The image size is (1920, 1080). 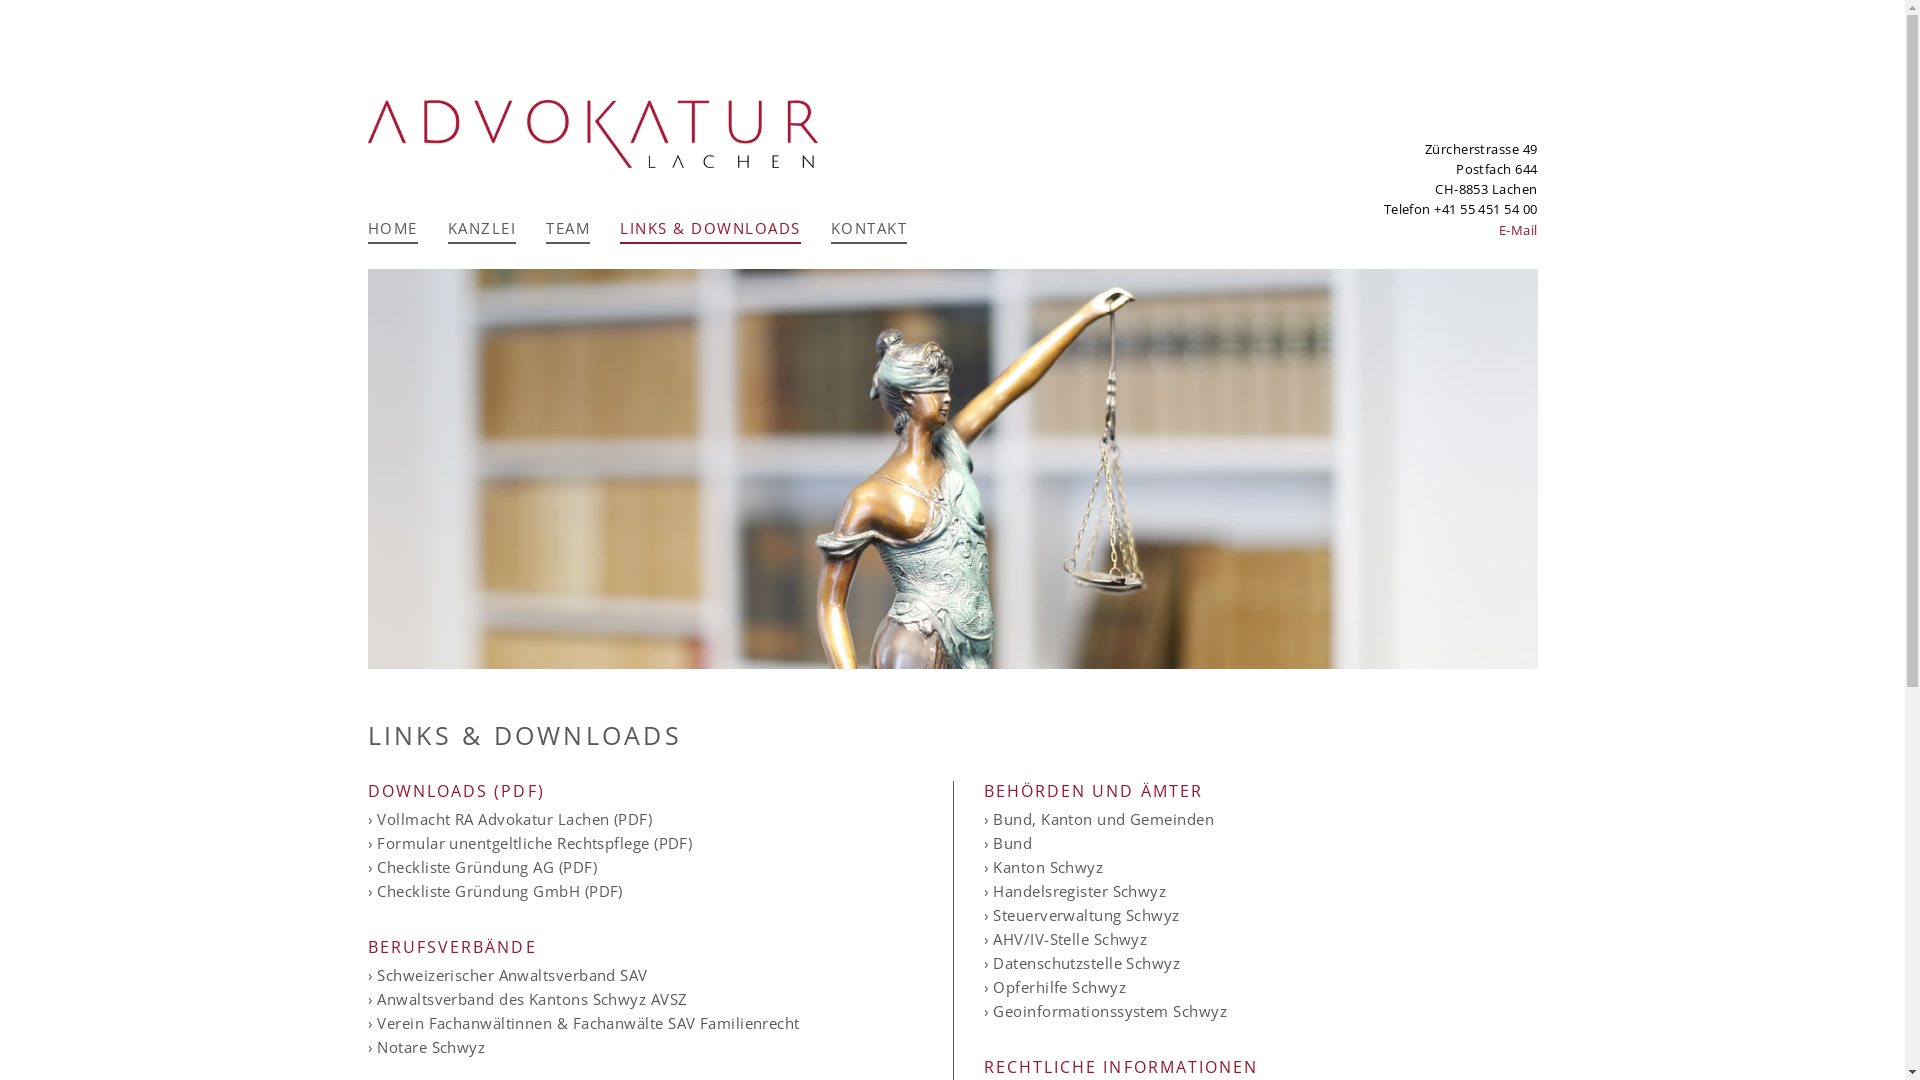 What do you see at coordinates (710, 230) in the screenshot?
I see `'LINKS & DOWNLOADS'` at bounding box center [710, 230].